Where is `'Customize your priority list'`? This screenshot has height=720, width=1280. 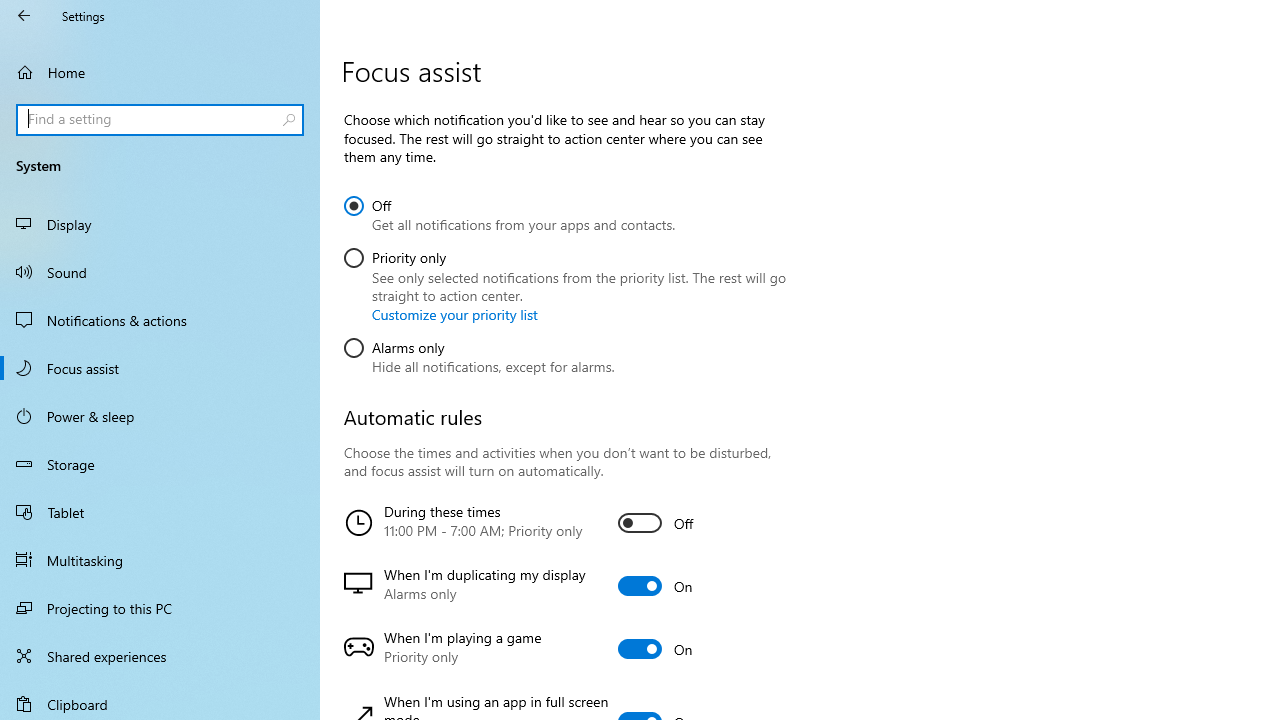 'Customize your priority list' is located at coordinates (454, 314).